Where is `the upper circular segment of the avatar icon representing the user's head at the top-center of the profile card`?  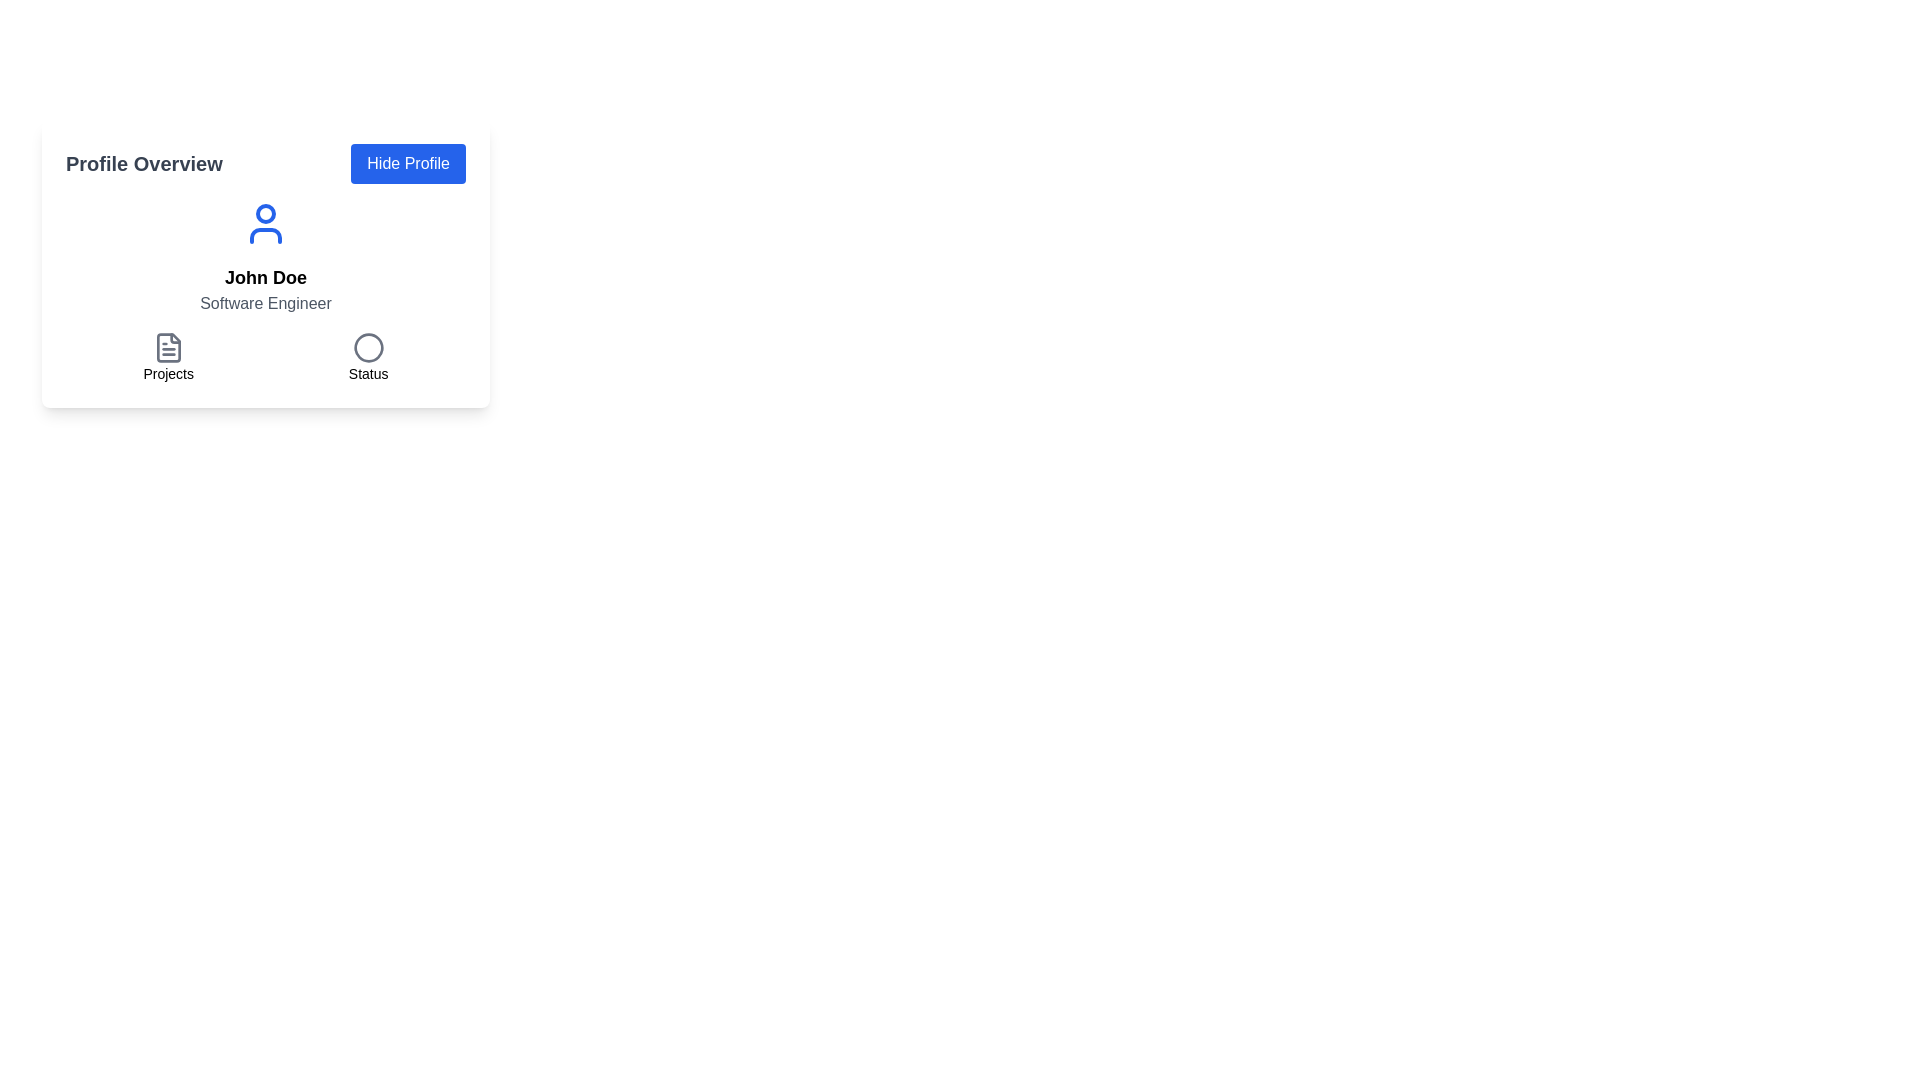 the upper circular segment of the avatar icon representing the user's head at the top-center of the profile card is located at coordinates (264, 213).